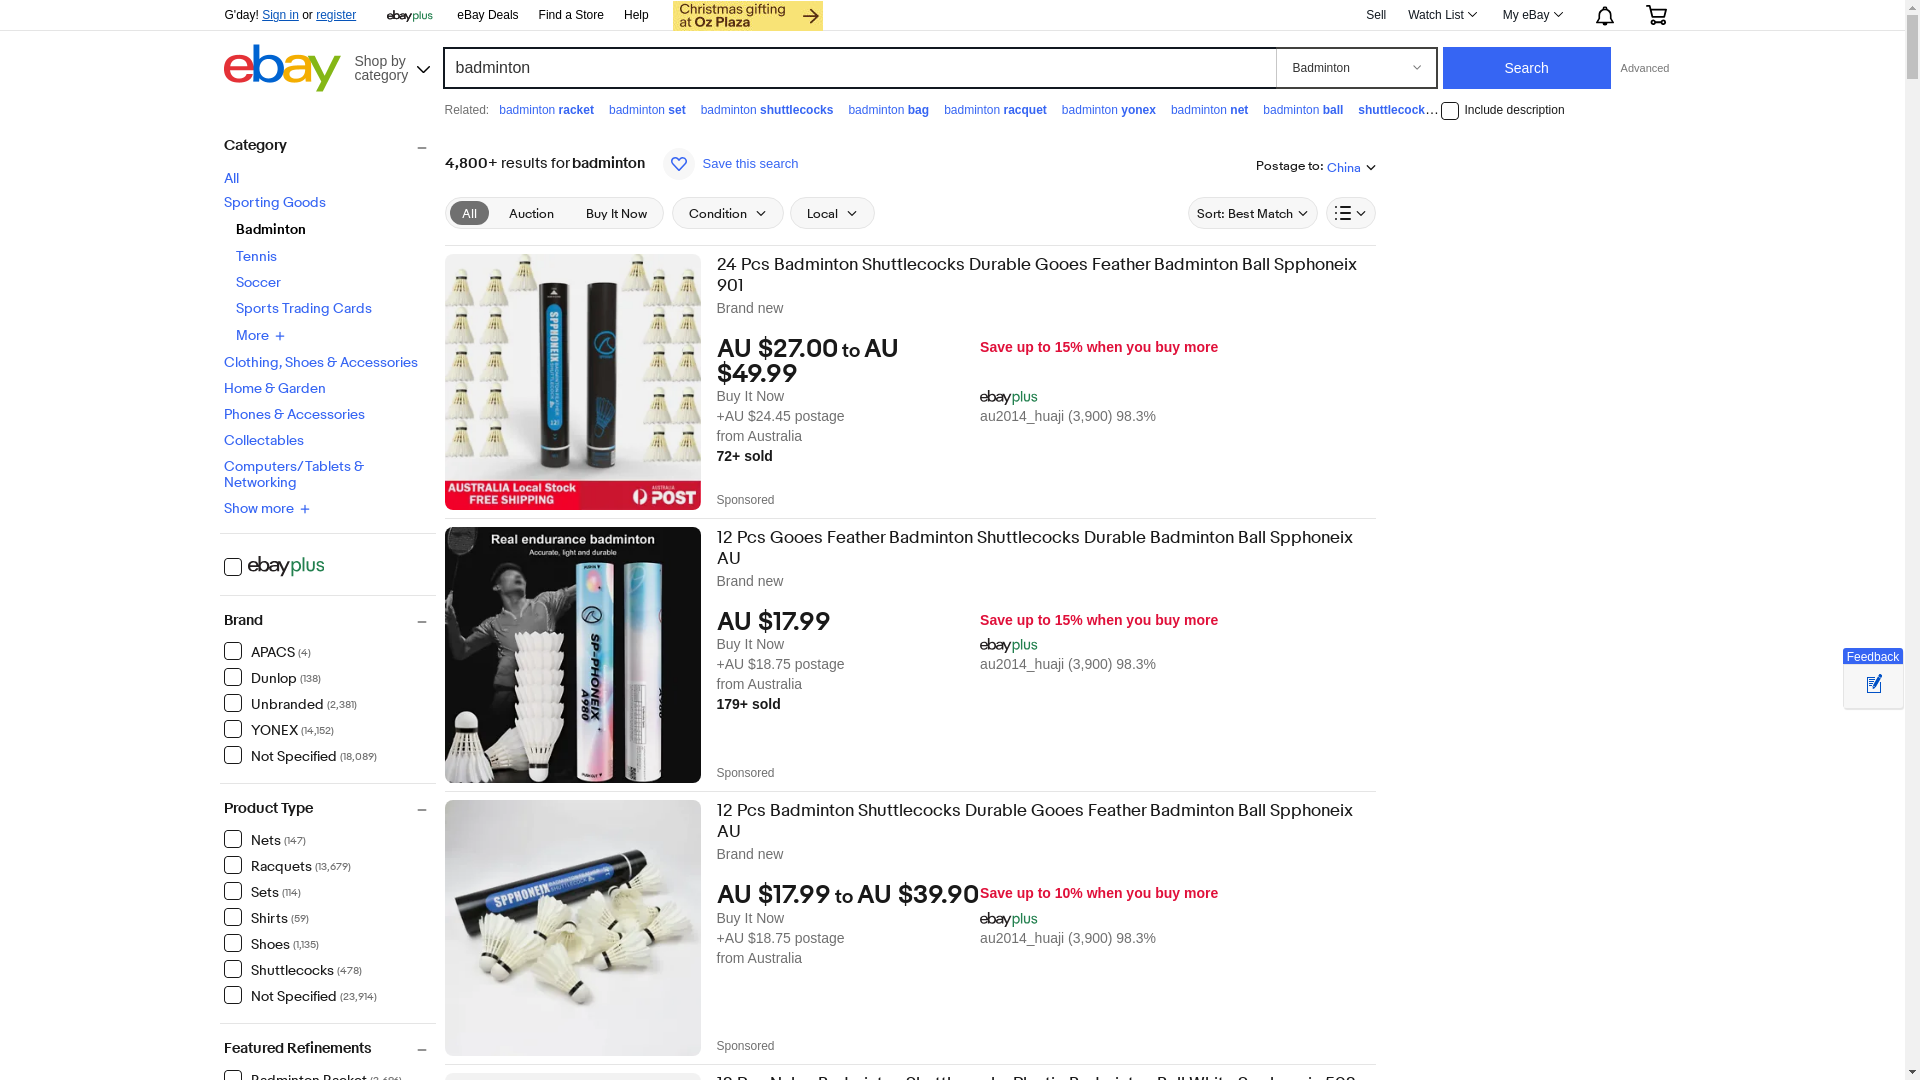 This screenshot has width=1920, height=1080. I want to click on 'Soccer', so click(235, 281).